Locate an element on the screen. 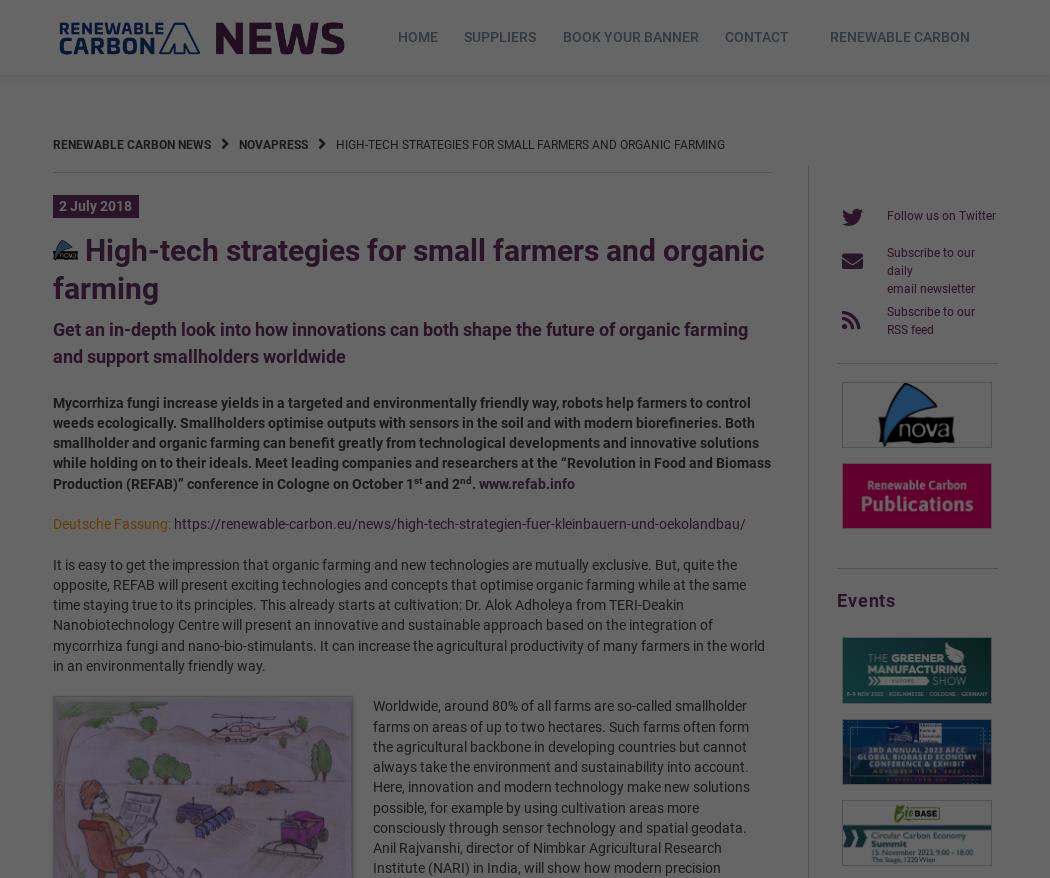  'It is easy to get the impression that organic farming and new technologies are mutually exclusive. But, quite the opposite, REFAB will present exciting technologies and concepts that optimise organic farming while at the same time staying true to its principles. This already starts at cultivation: Dr. Alok Adholeya from TERI-Deakin Nanobiotechnology Centre will present an innovative and sustainable approach based on the integration of mycorrhiza fungi and nano-bio-stimulants. It can increase the agricultural productivity of many farmers in the world in an environmentally friendly way.' is located at coordinates (408, 614).